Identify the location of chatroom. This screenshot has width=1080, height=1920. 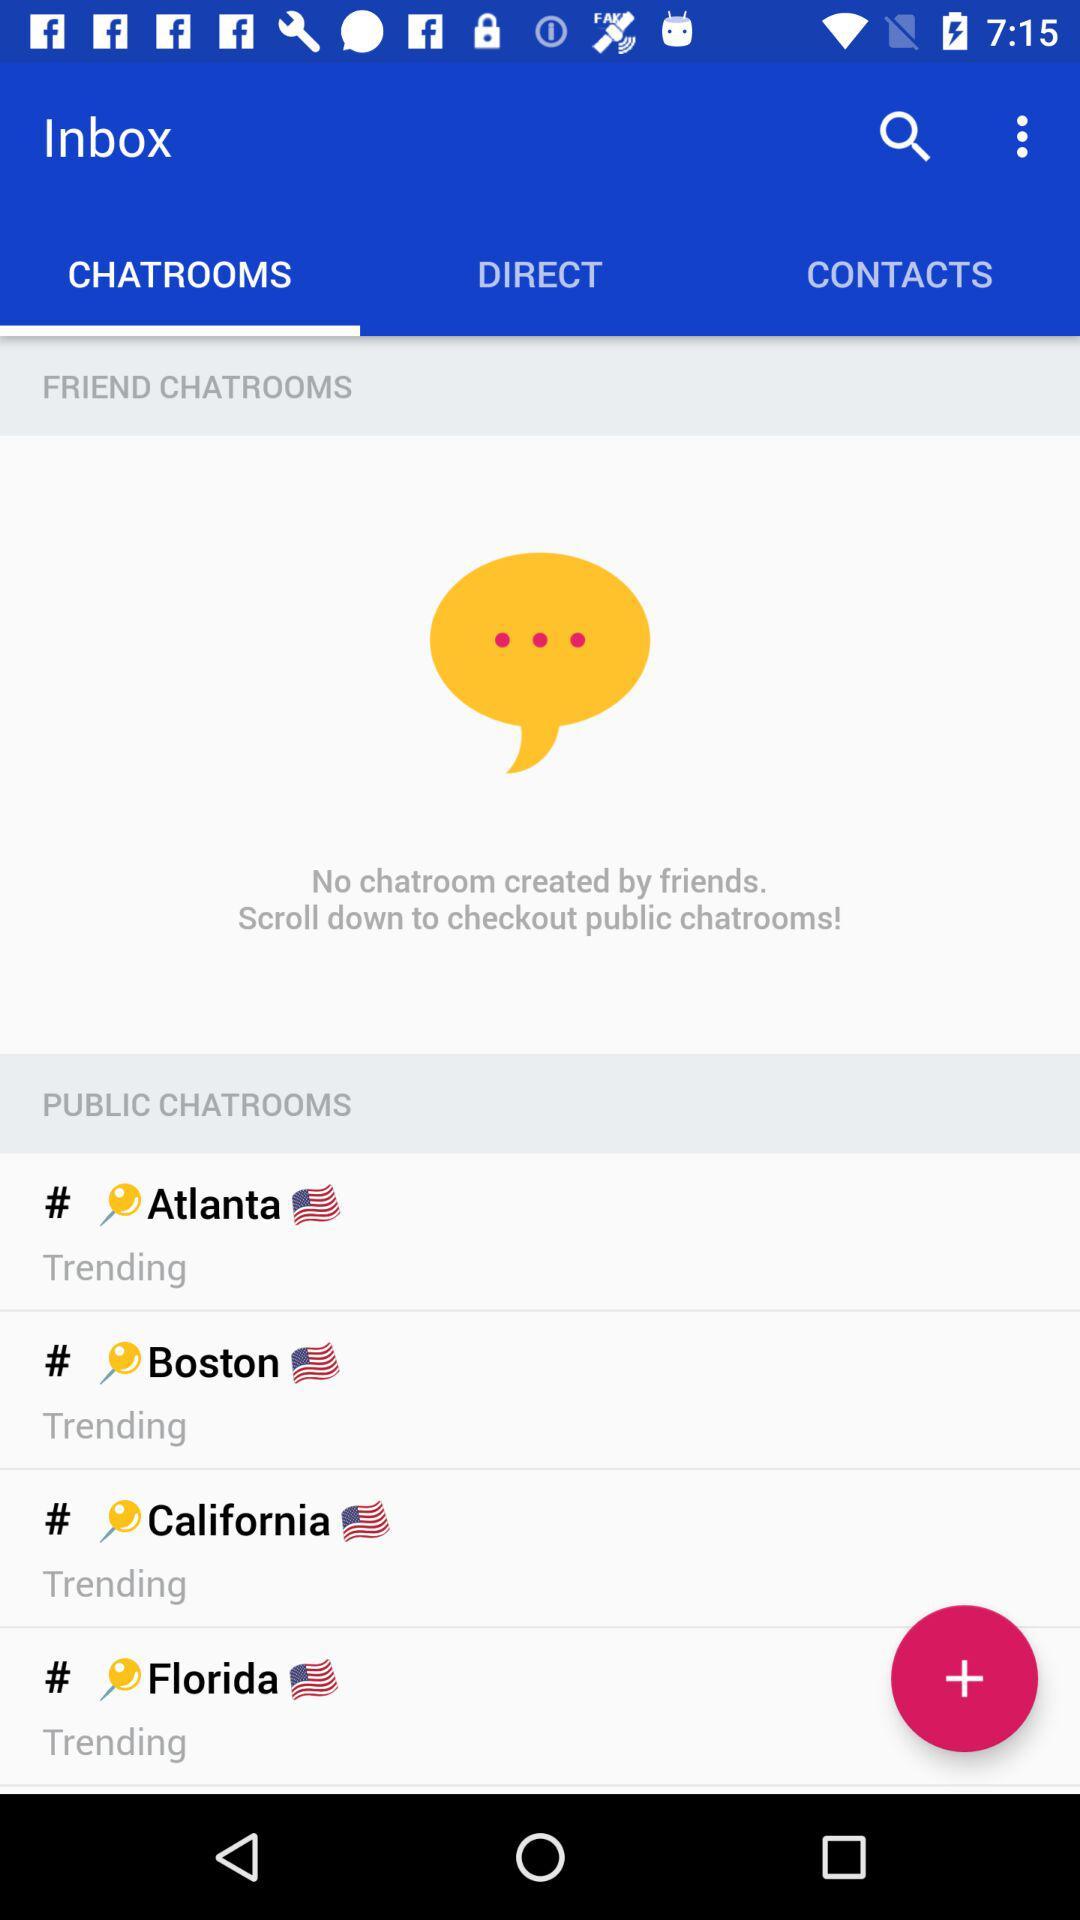
(963, 1678).